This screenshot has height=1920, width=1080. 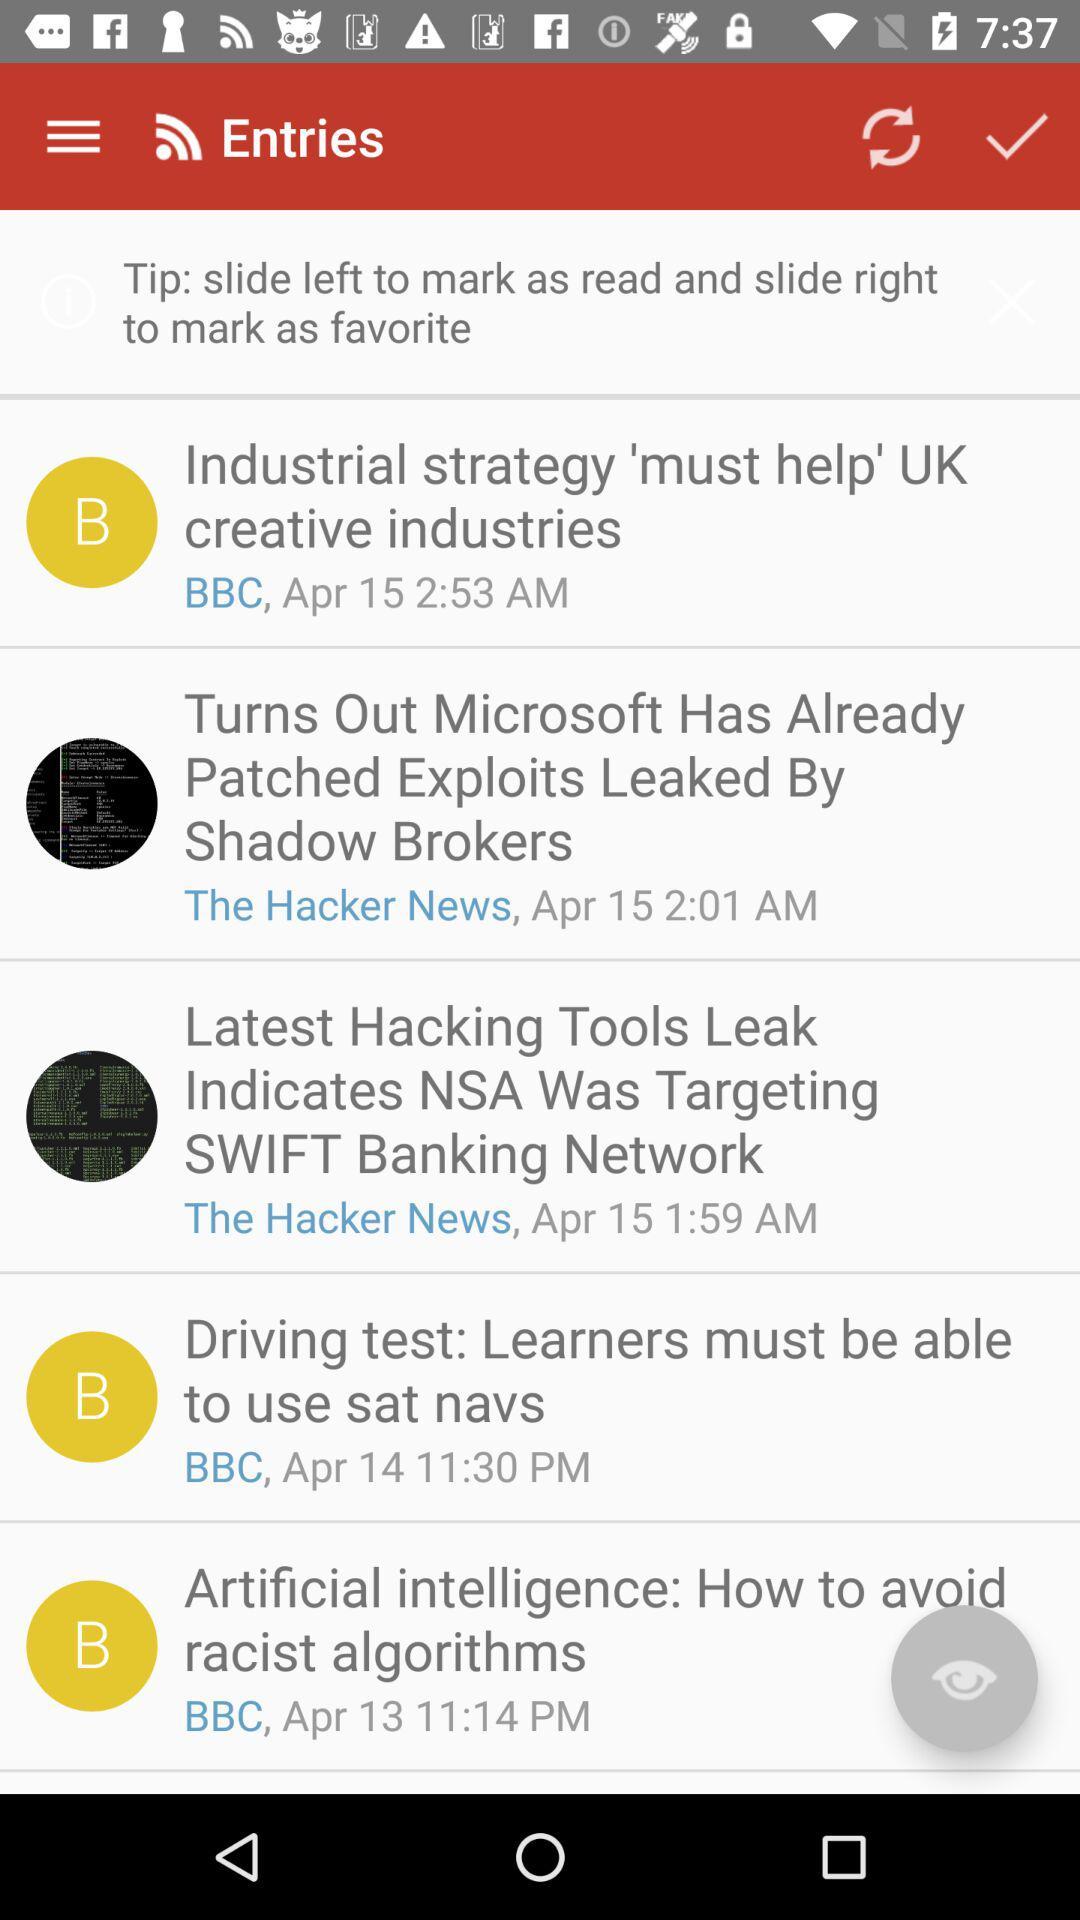 I want to click on the icon to the right of the entries icon, so click(x=890, y=135).